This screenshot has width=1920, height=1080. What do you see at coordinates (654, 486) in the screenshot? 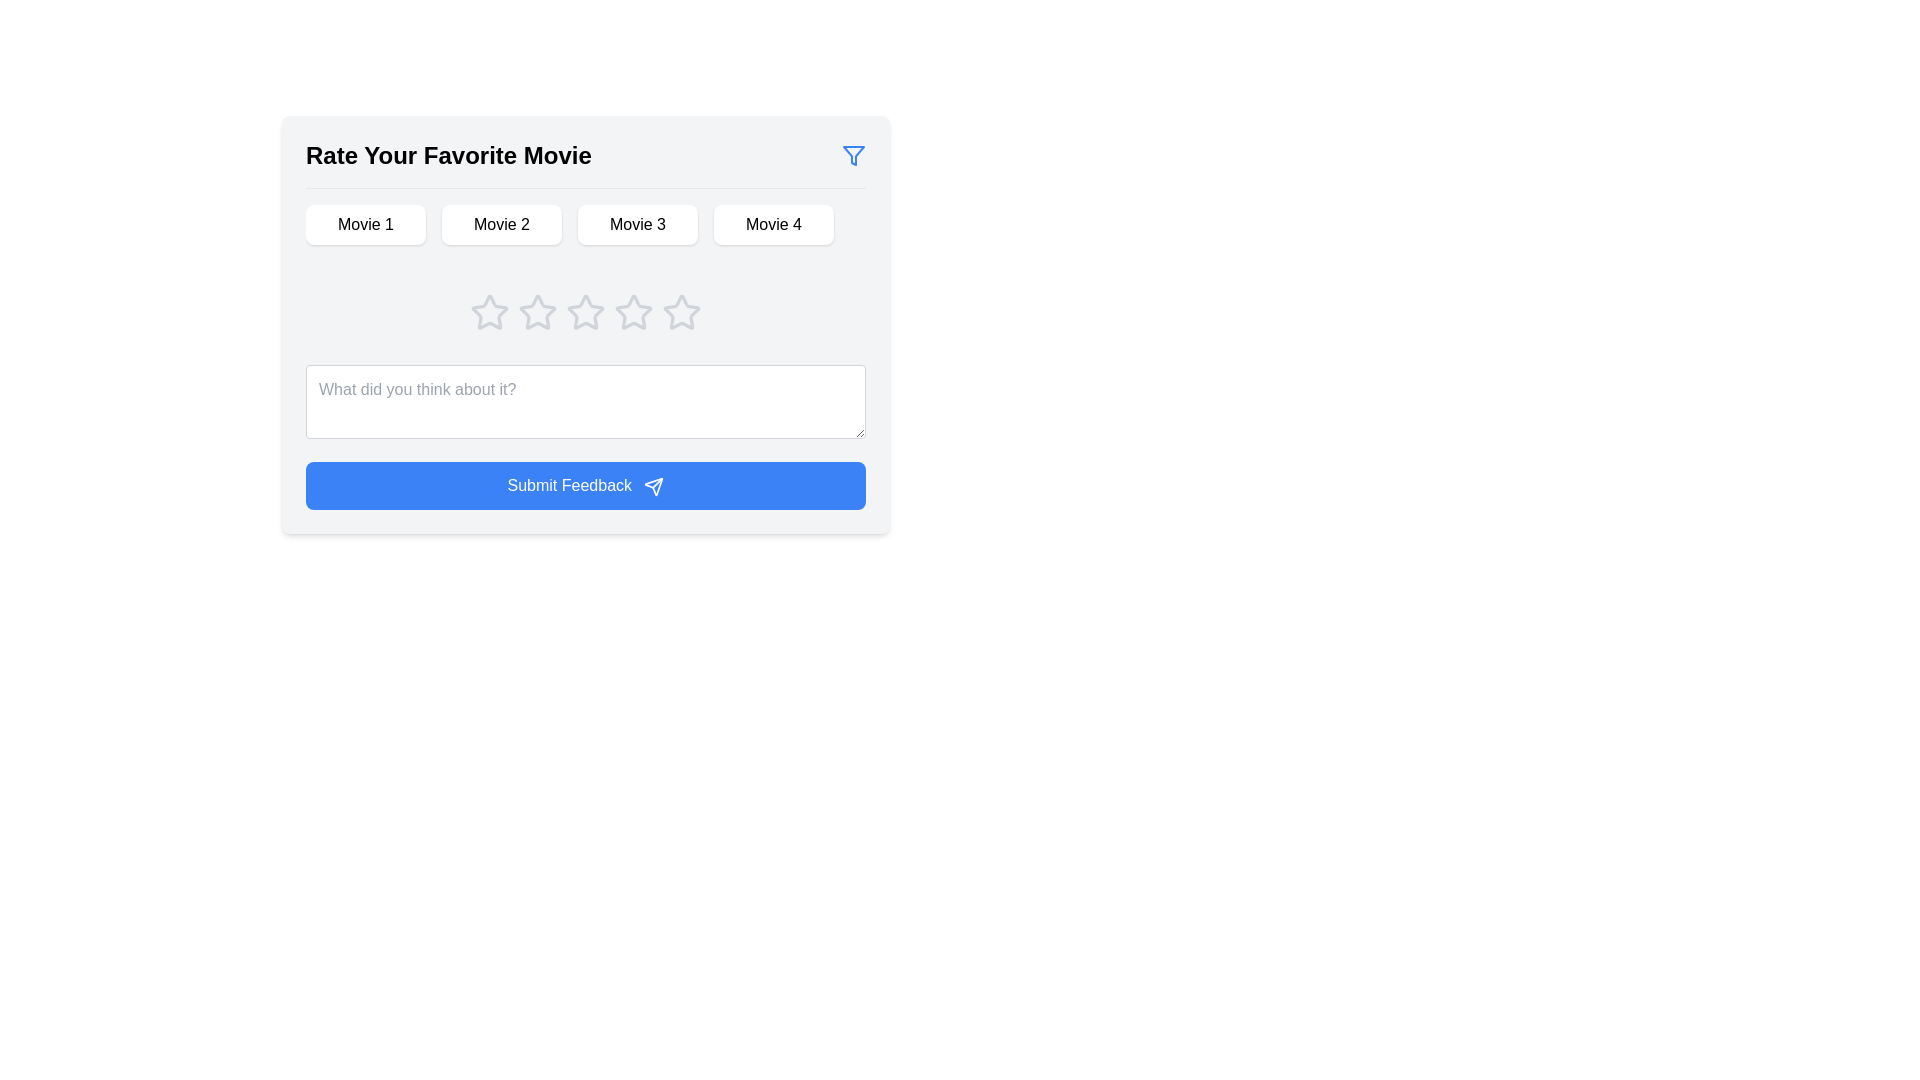
I see `the Send symbol icon located at the far right end of the 'Submit Feedback' button` at bounding box center [654, 486].